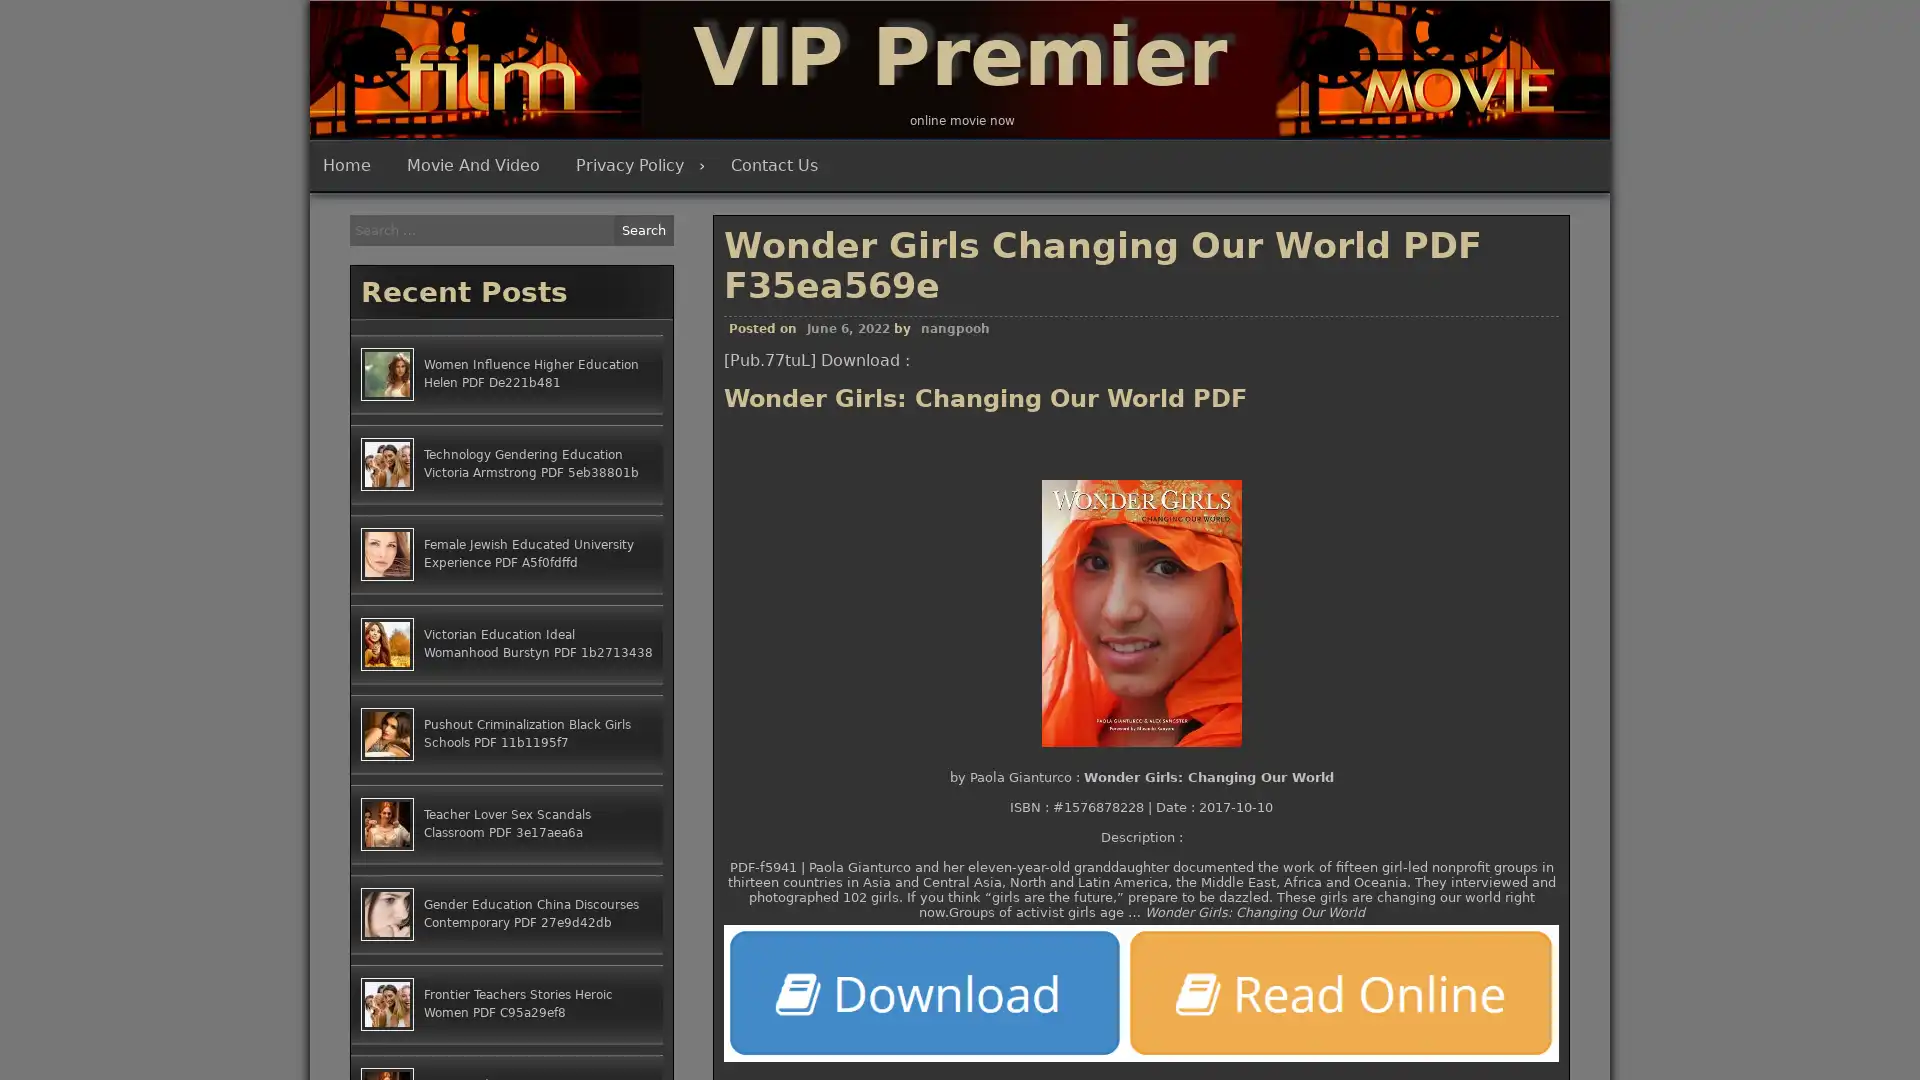  What do you see at coordinates (643, 229) in the screenshot?
I see `Search` at bounding box center [643, 229].